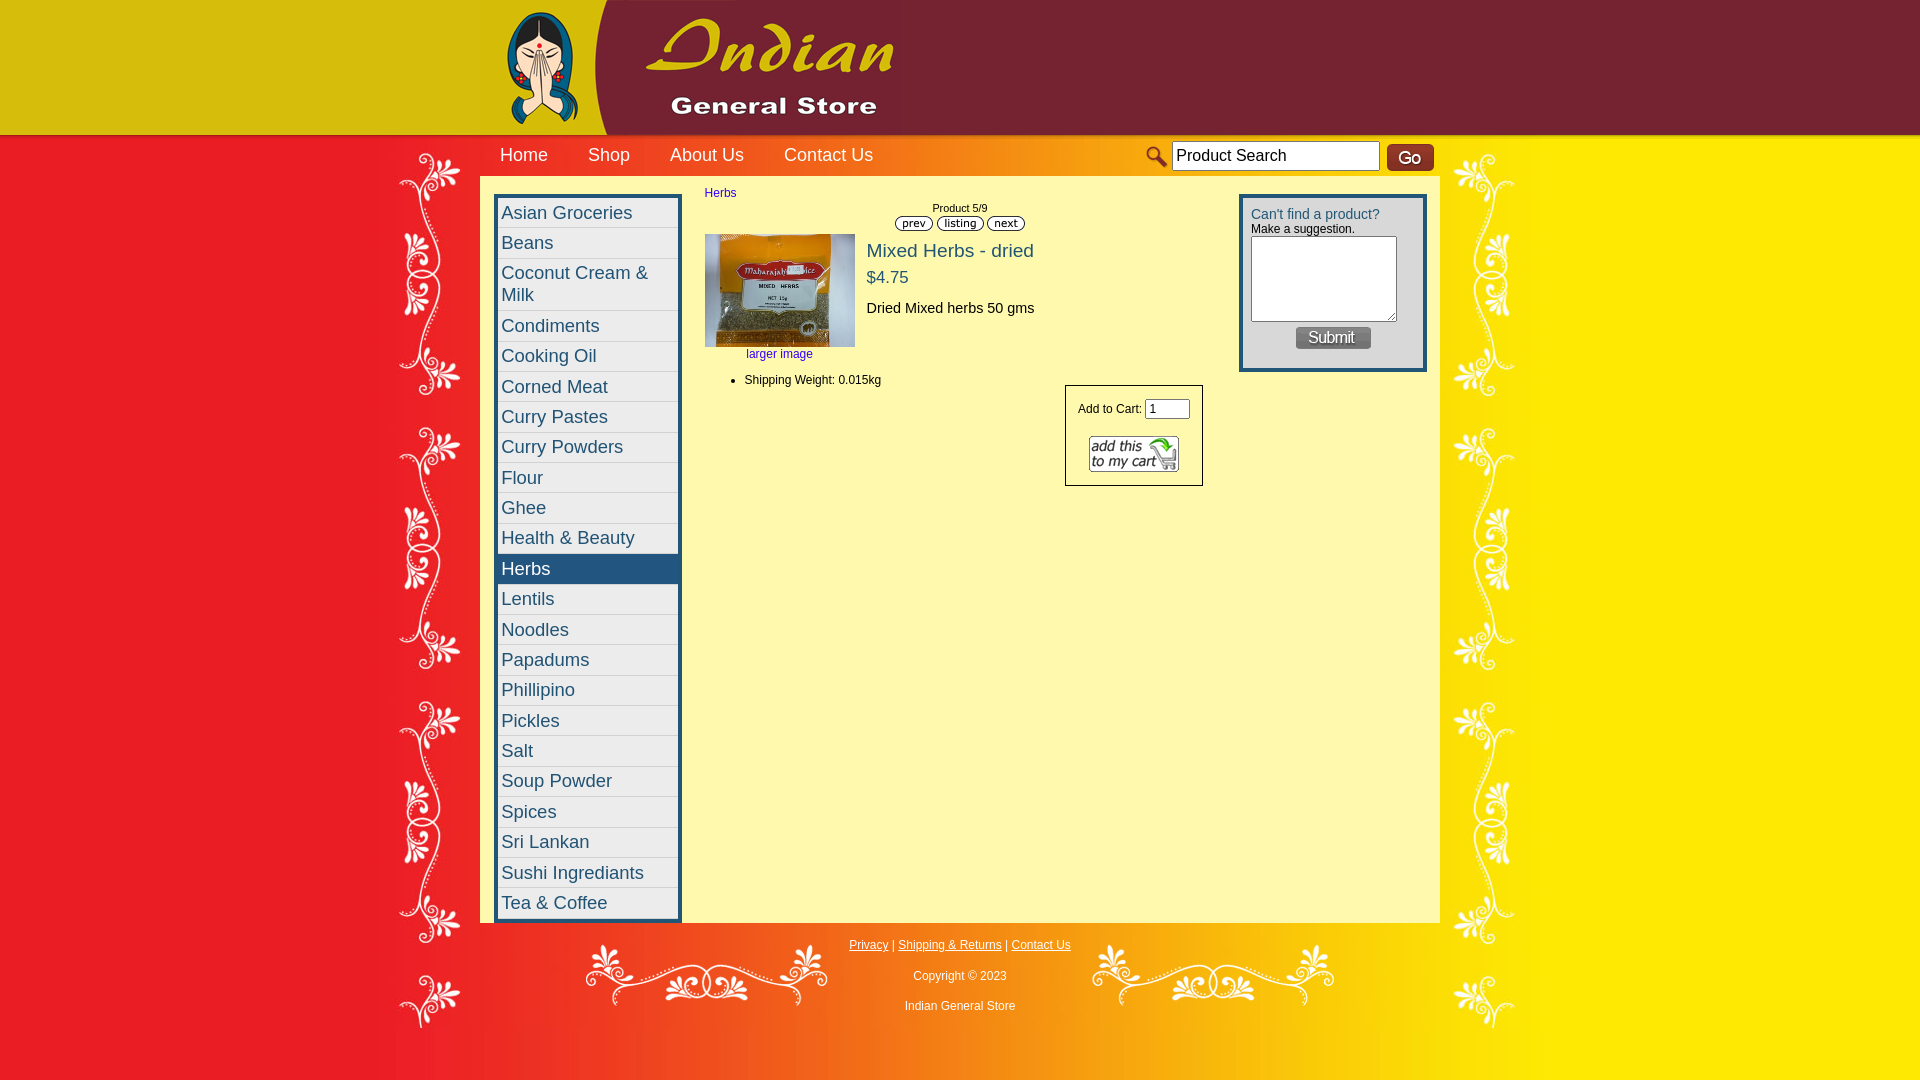  Describe the element at coordinates (868, 945) in the screenshot. I see `'Privacy'` at that location.